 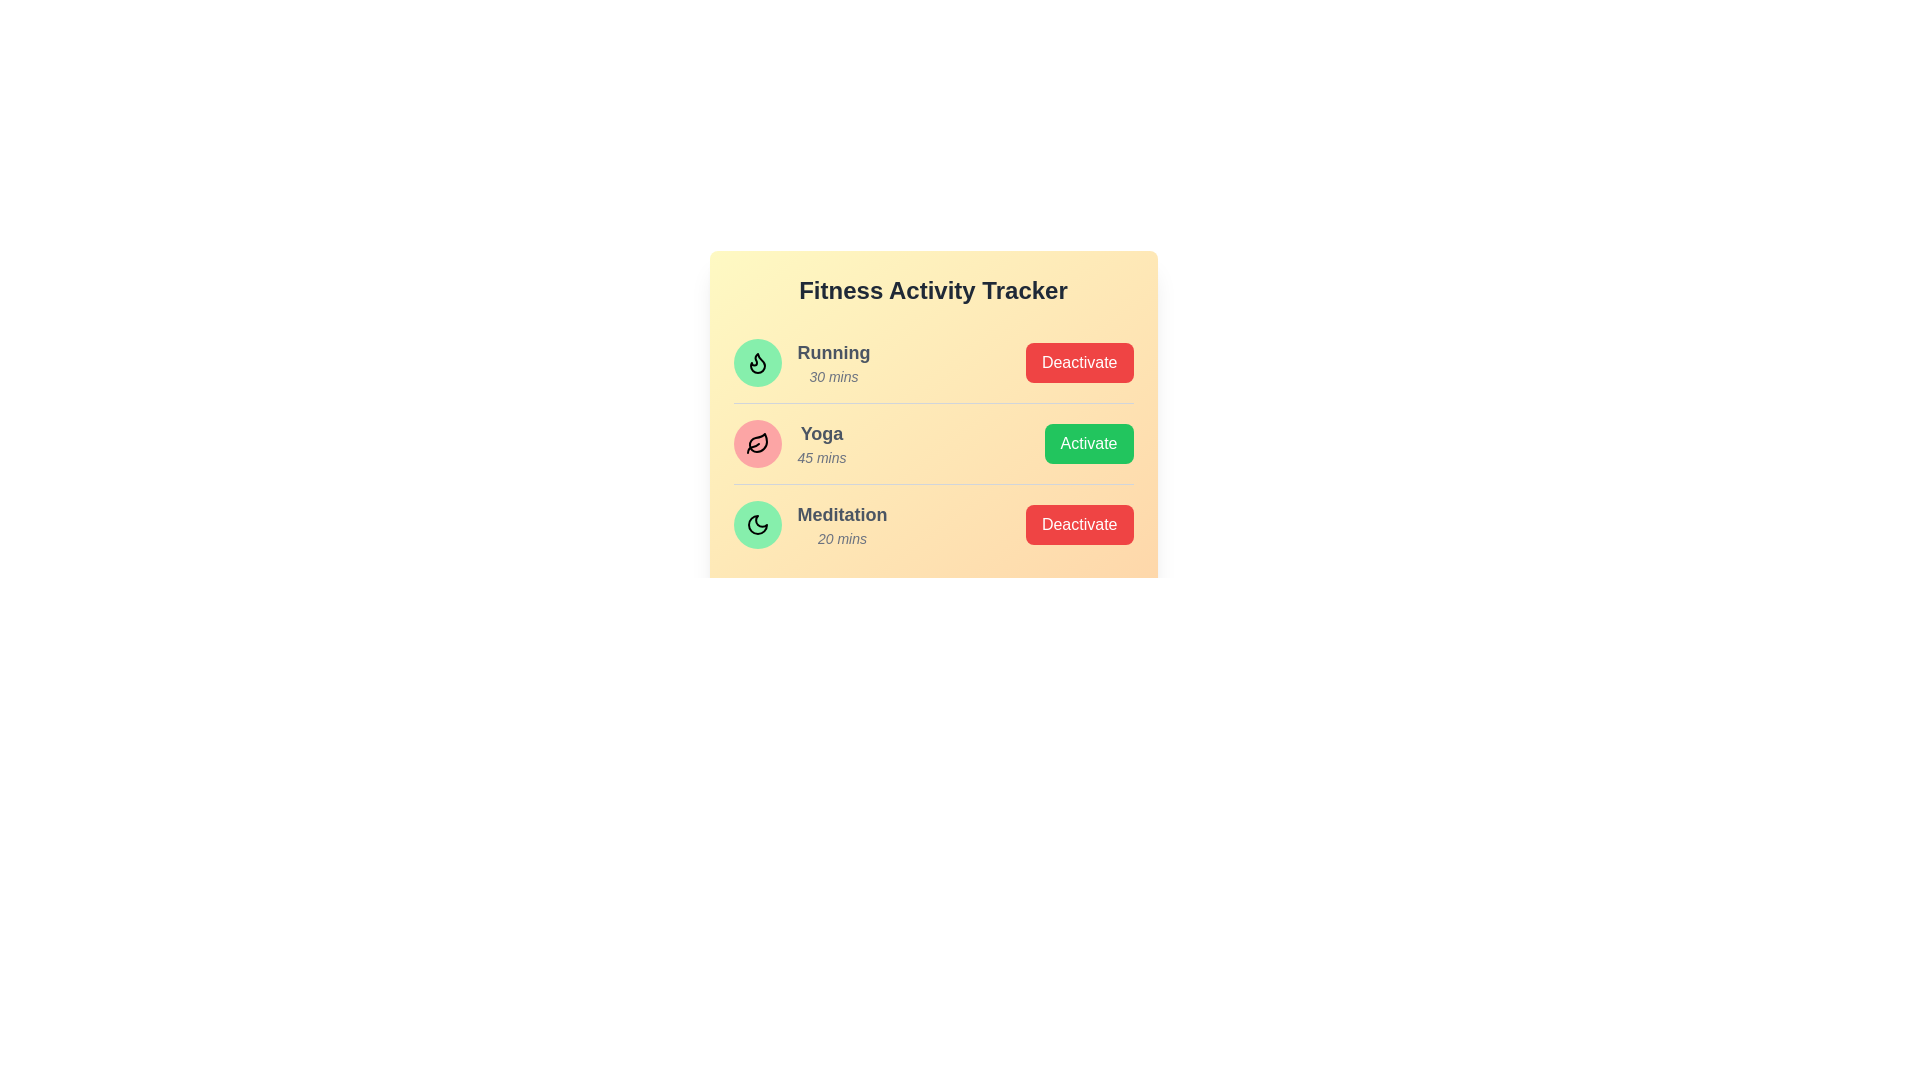 What do you see at coordinates (1078, 523) in the screenshot?
I see `button to toggle the status of the activity Meditation` at bounding box center [1078, 523].